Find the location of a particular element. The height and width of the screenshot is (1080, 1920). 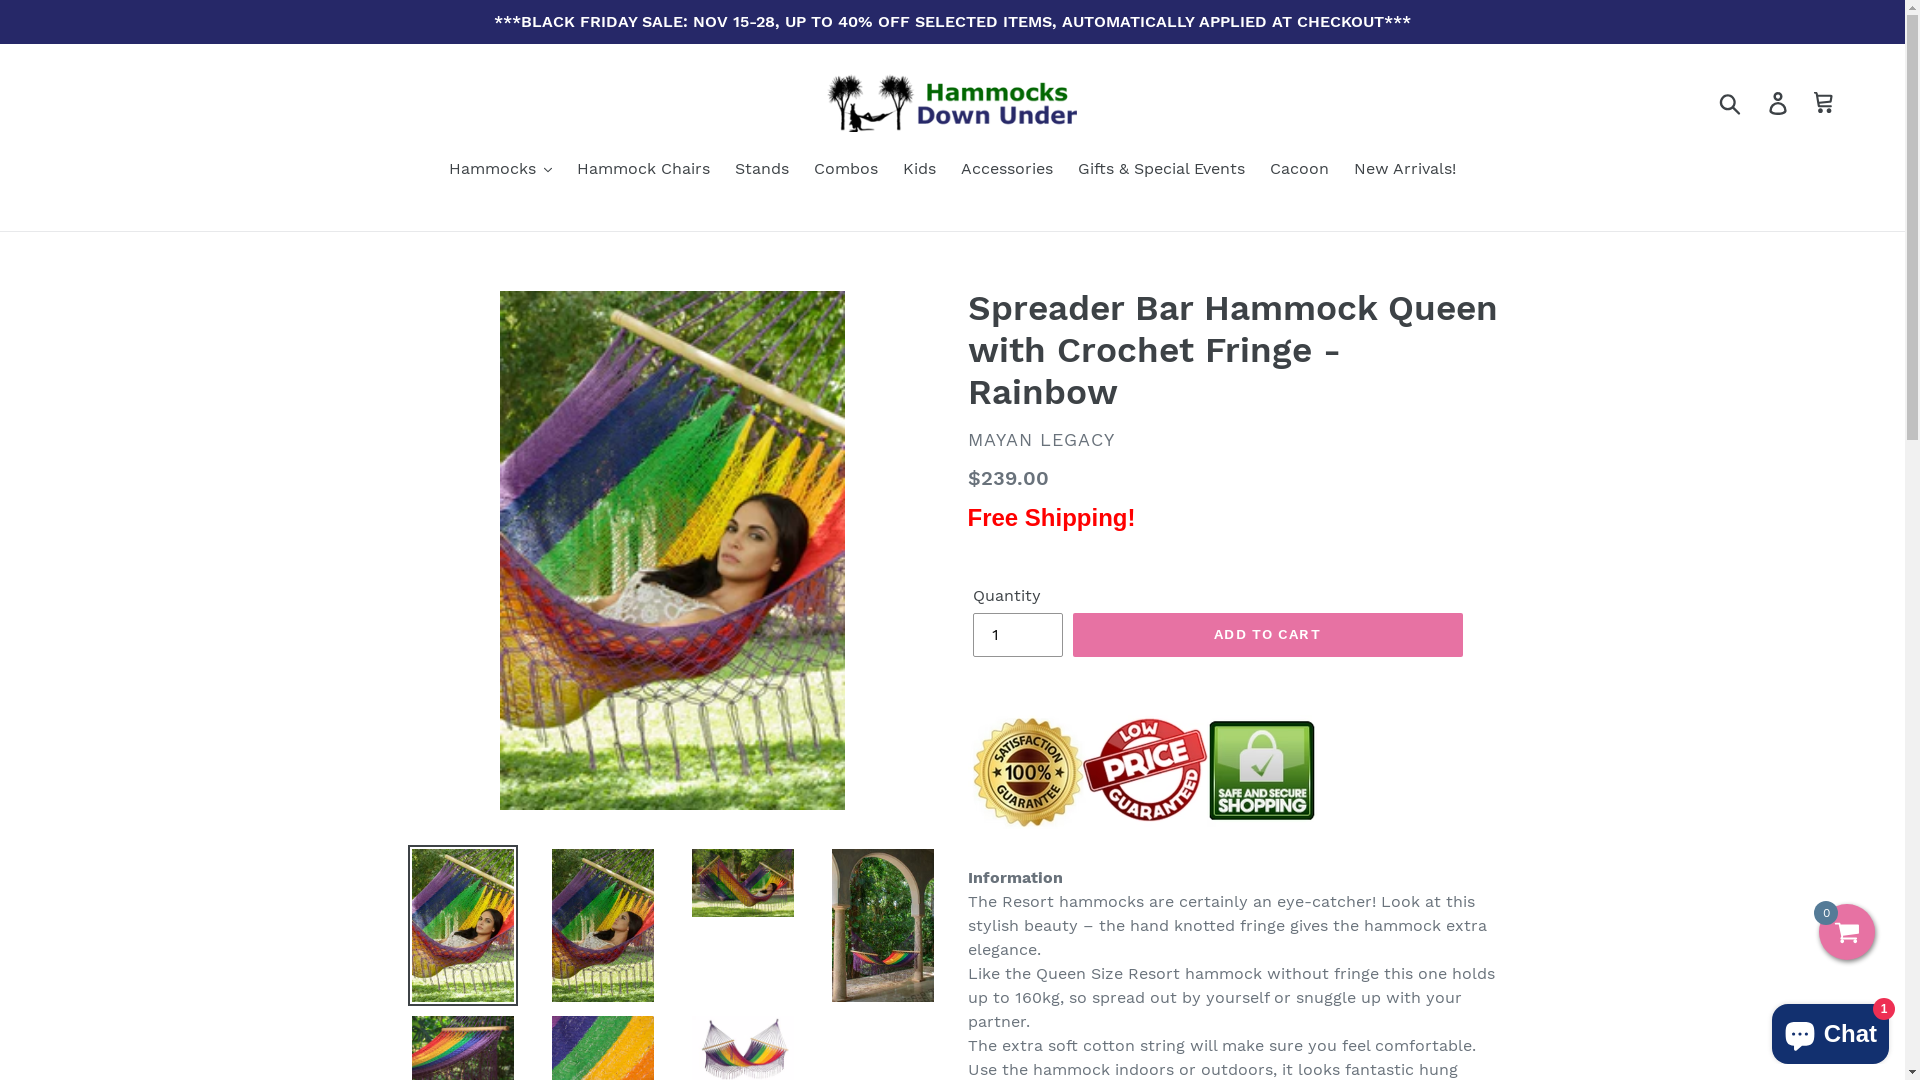

'Gifts & Special Events' is located at coordinates (1161, 169).